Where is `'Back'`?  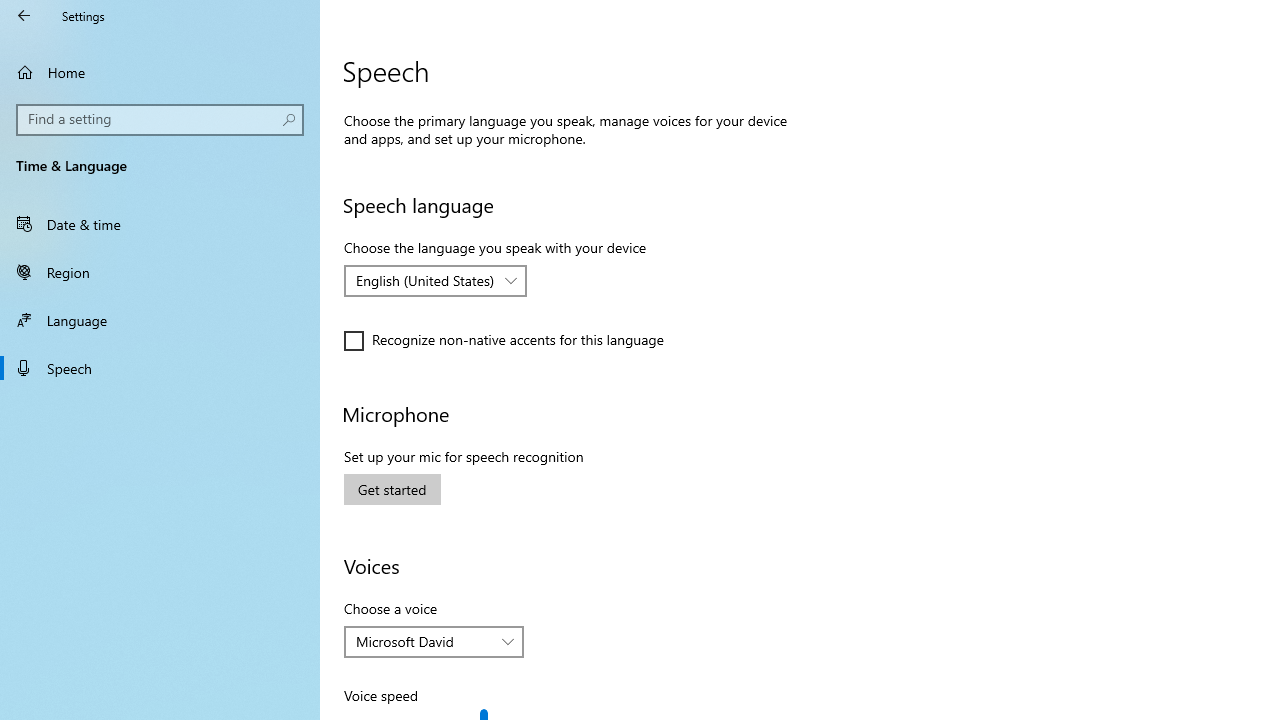
'Back' is located at coordinates (24, 15).